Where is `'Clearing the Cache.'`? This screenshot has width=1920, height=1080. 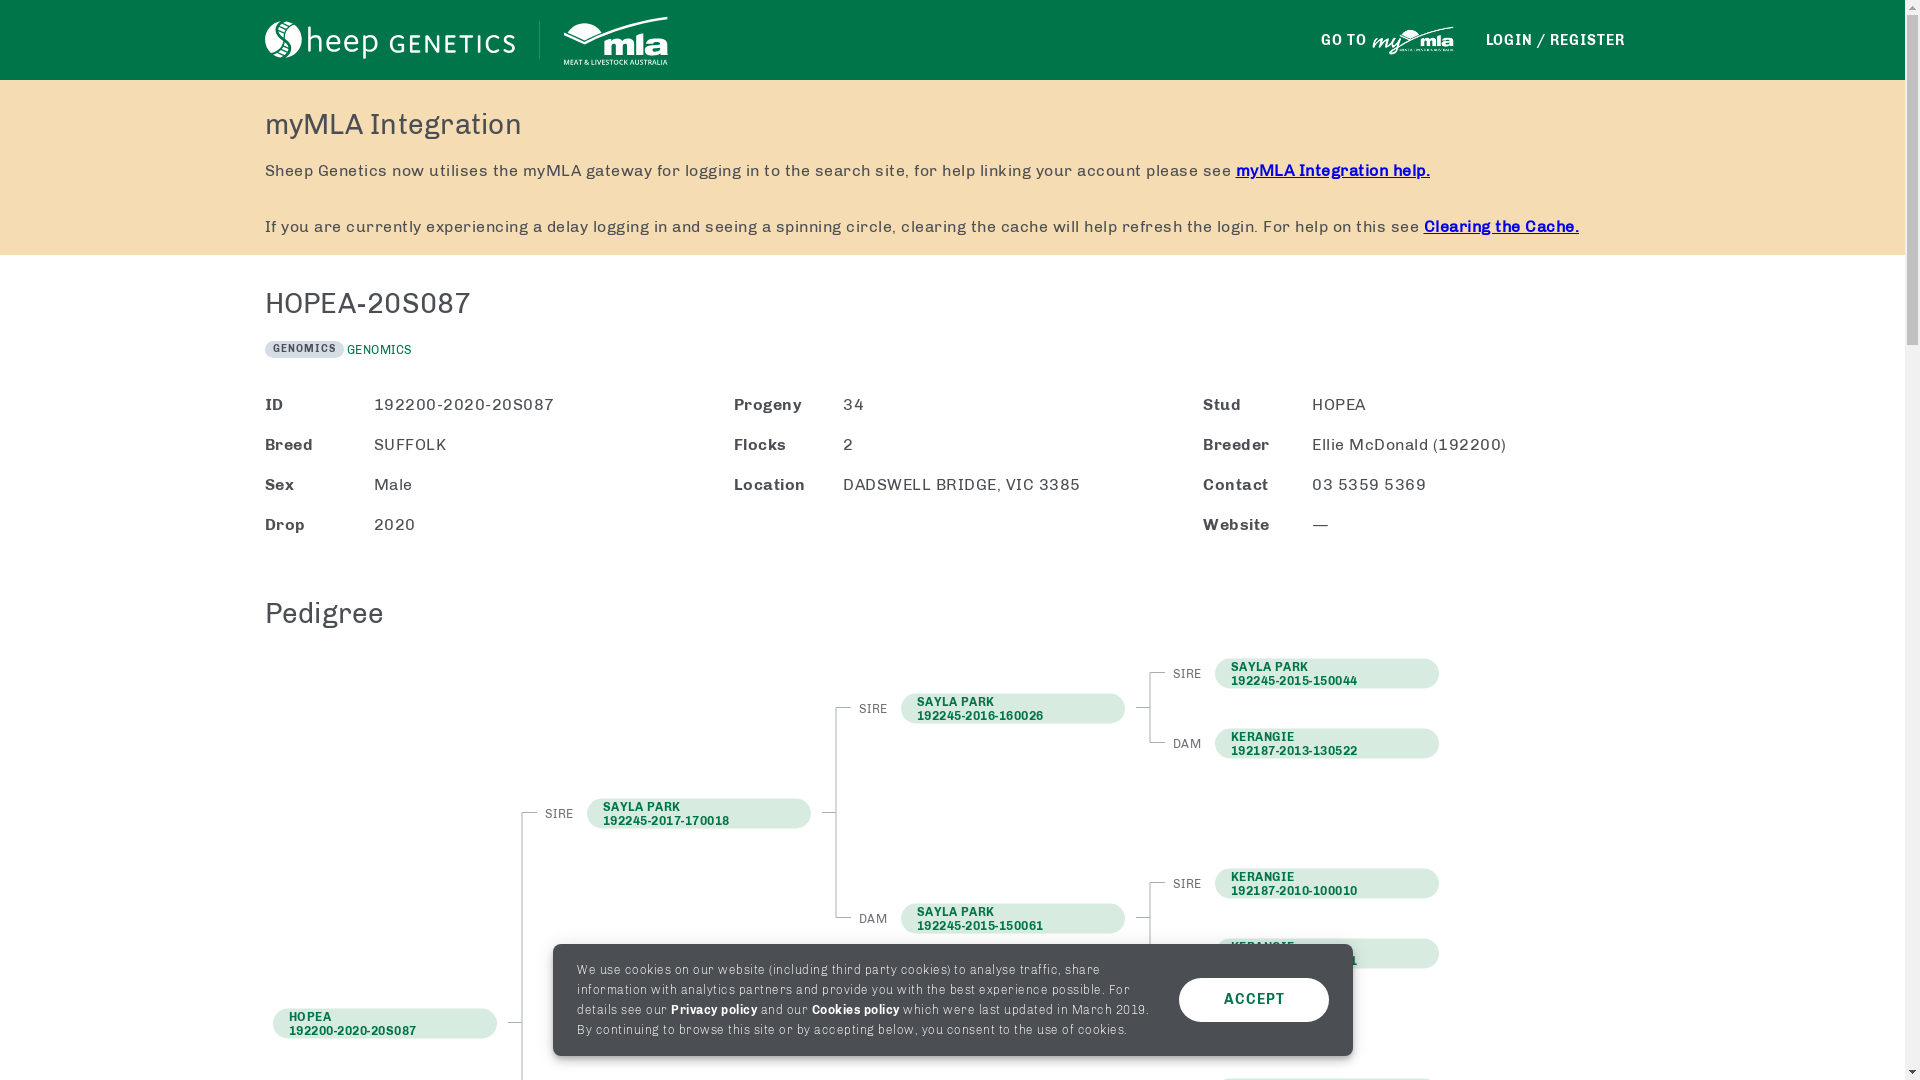
'Clearing the Cache.' is located at coordinates (1502, 225).